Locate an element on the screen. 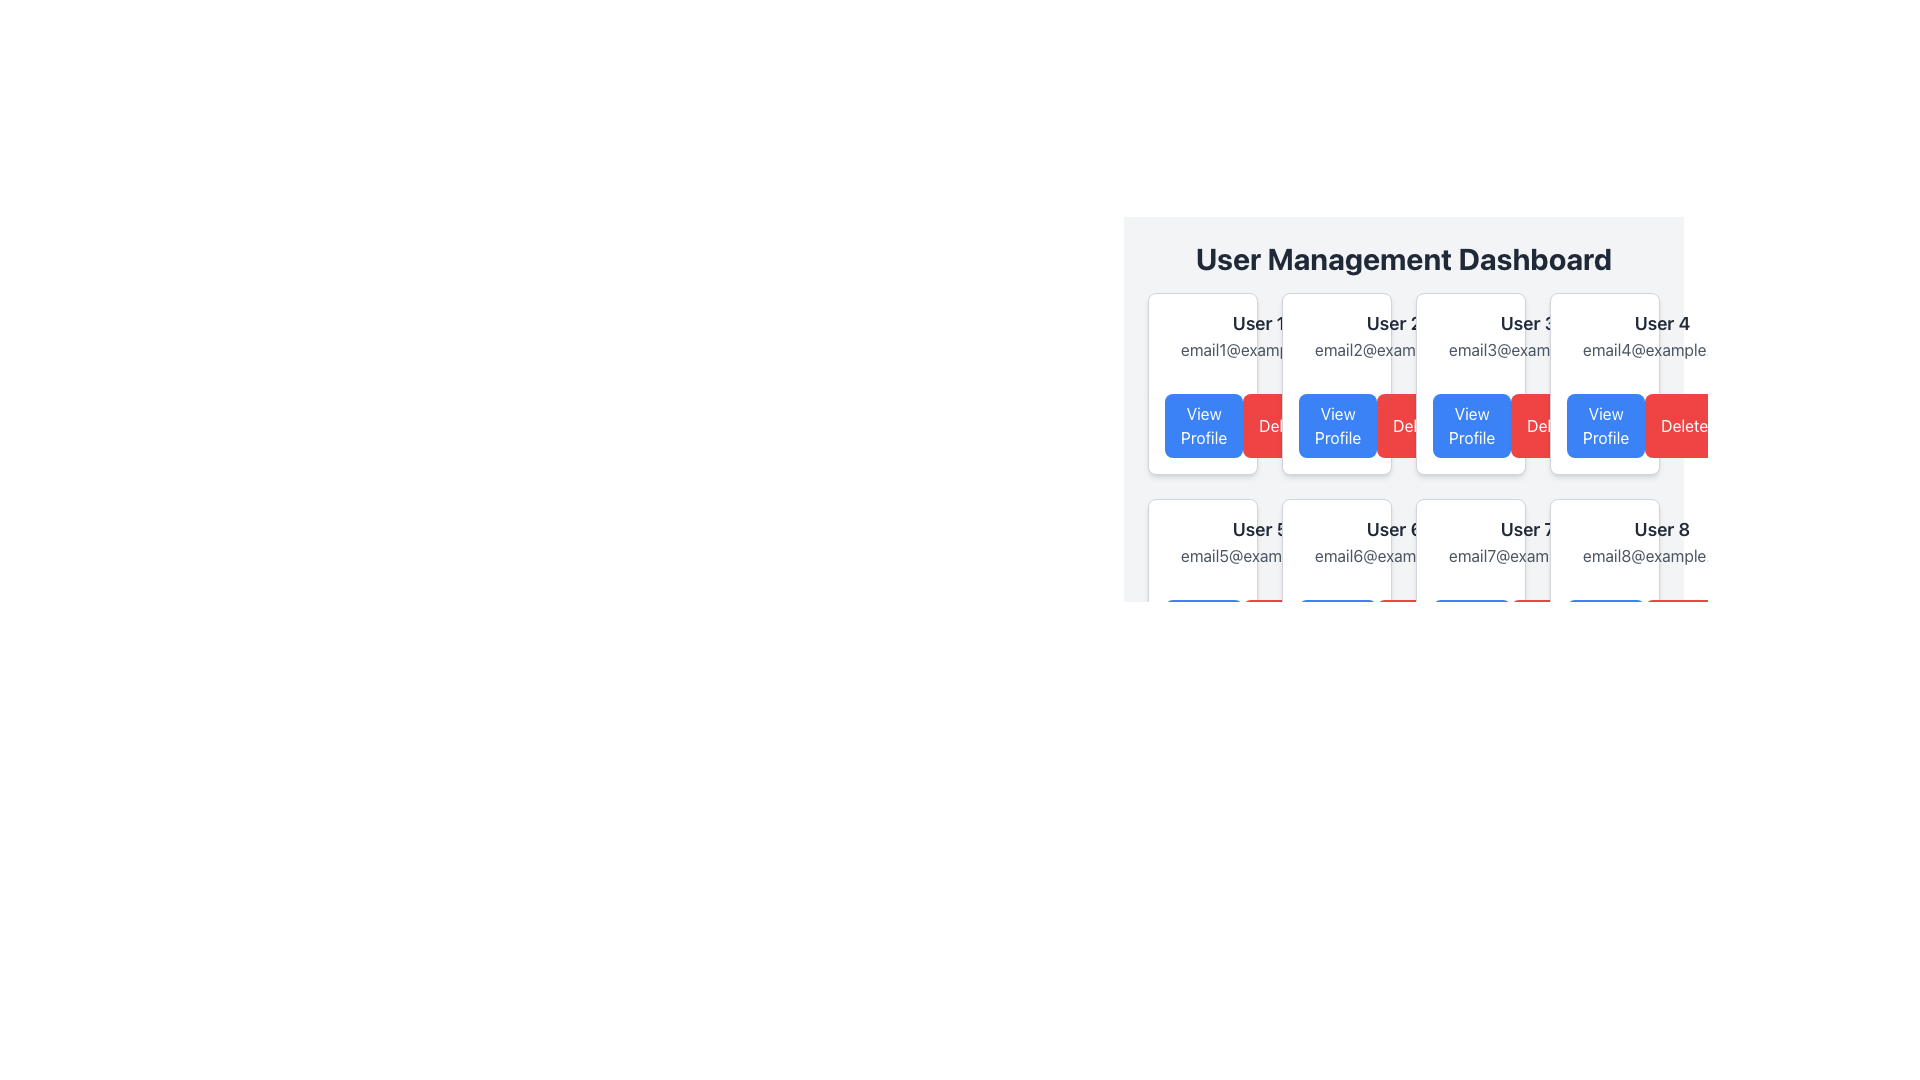  text block displaying 'User 7' and 'email7@example.com' to read its content is located at coordinates (1526, 542).